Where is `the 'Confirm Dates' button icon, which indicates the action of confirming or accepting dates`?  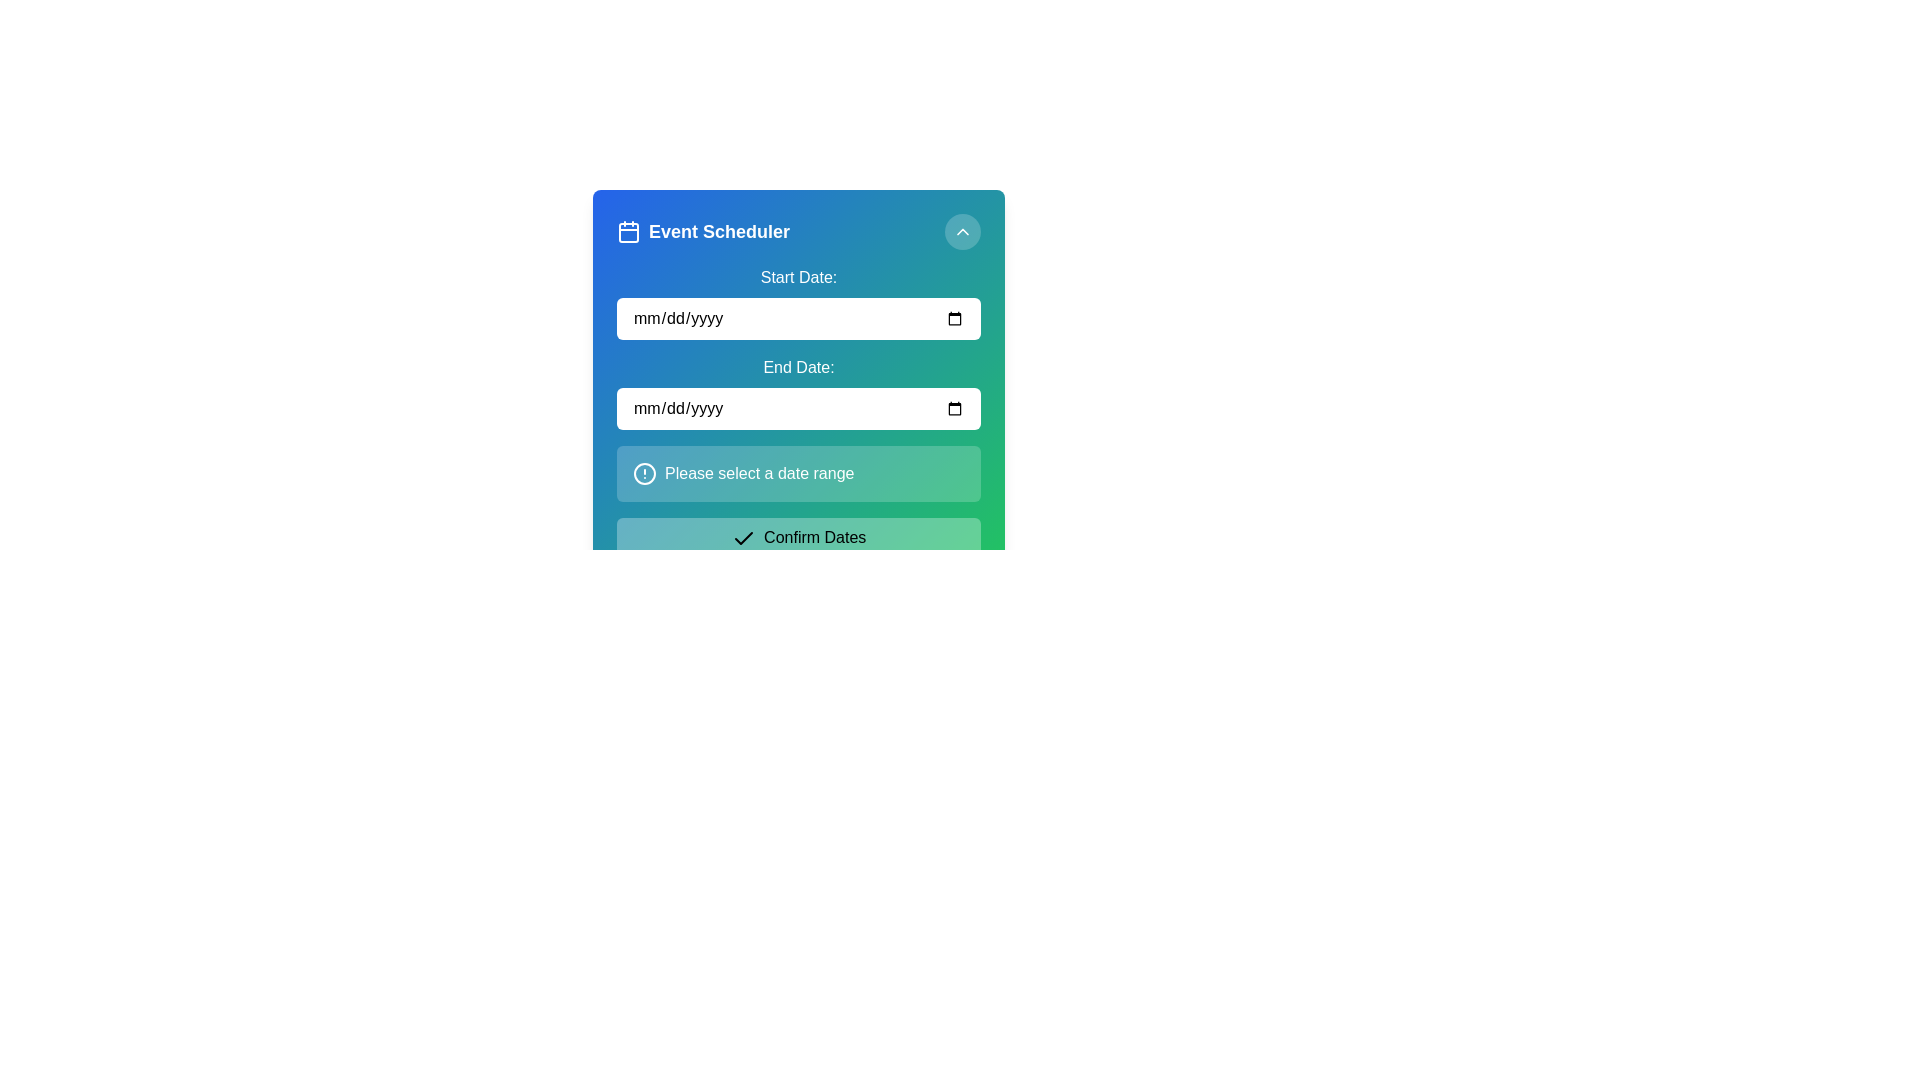
the 'Confirm Dates' button icon, which indicates the action of confirming or accepting dates is located at coordinates (742, 537).